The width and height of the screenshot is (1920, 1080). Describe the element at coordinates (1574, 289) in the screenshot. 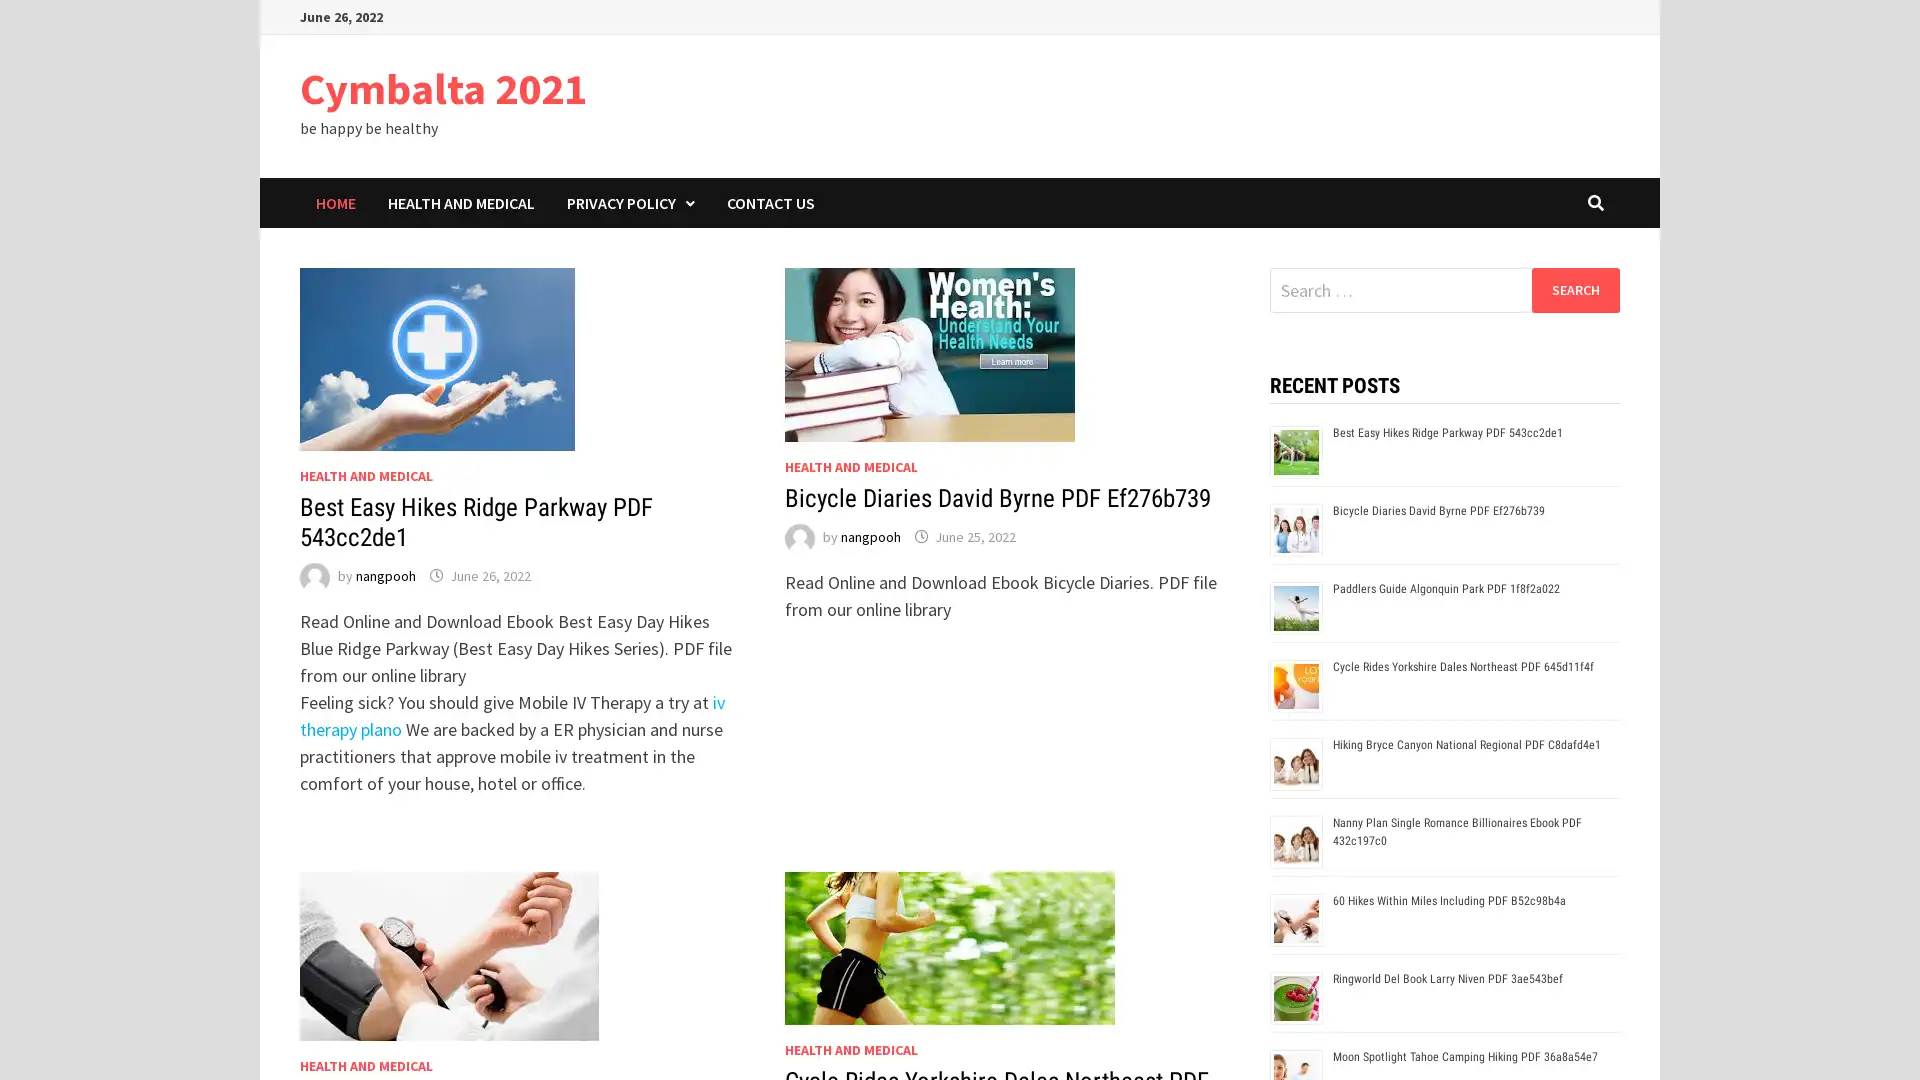

I see `Search` at that location.